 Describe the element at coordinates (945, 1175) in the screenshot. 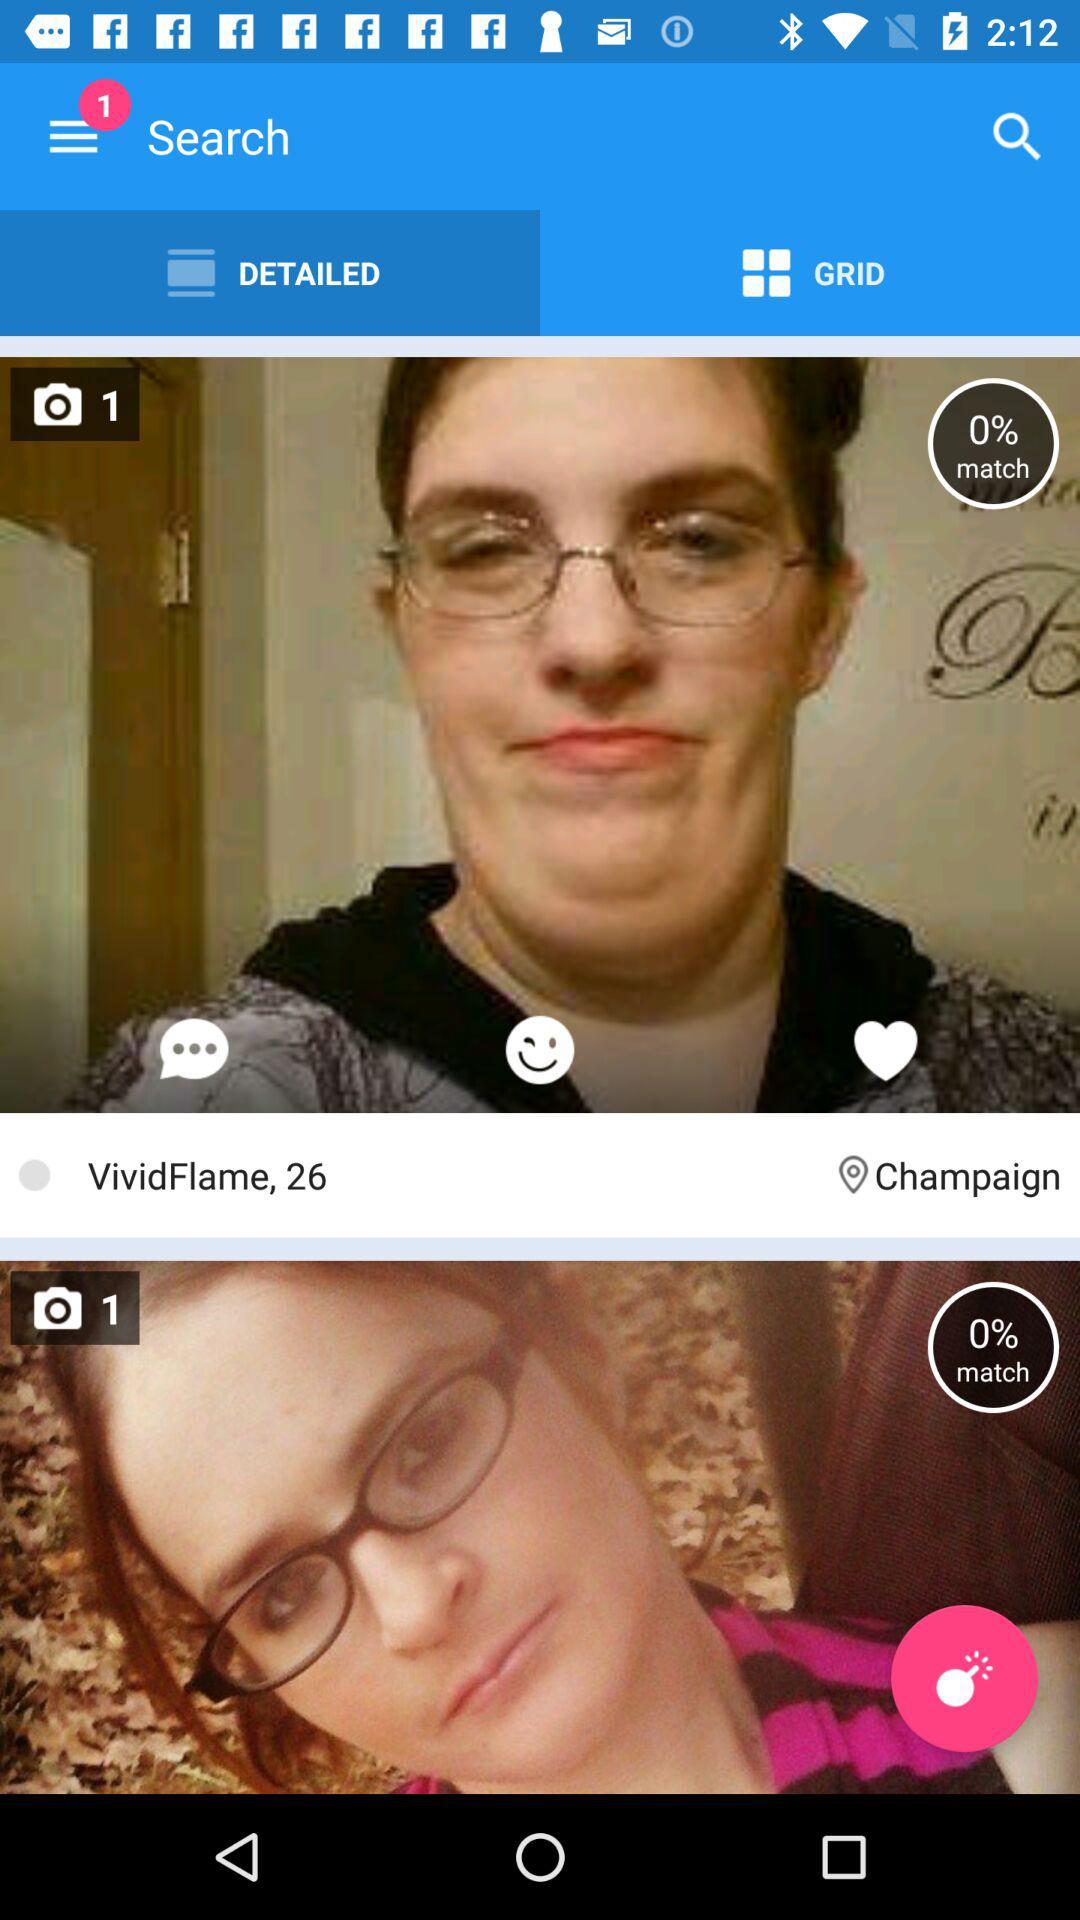

I see `item to the right of vividflame, 26` at that location.